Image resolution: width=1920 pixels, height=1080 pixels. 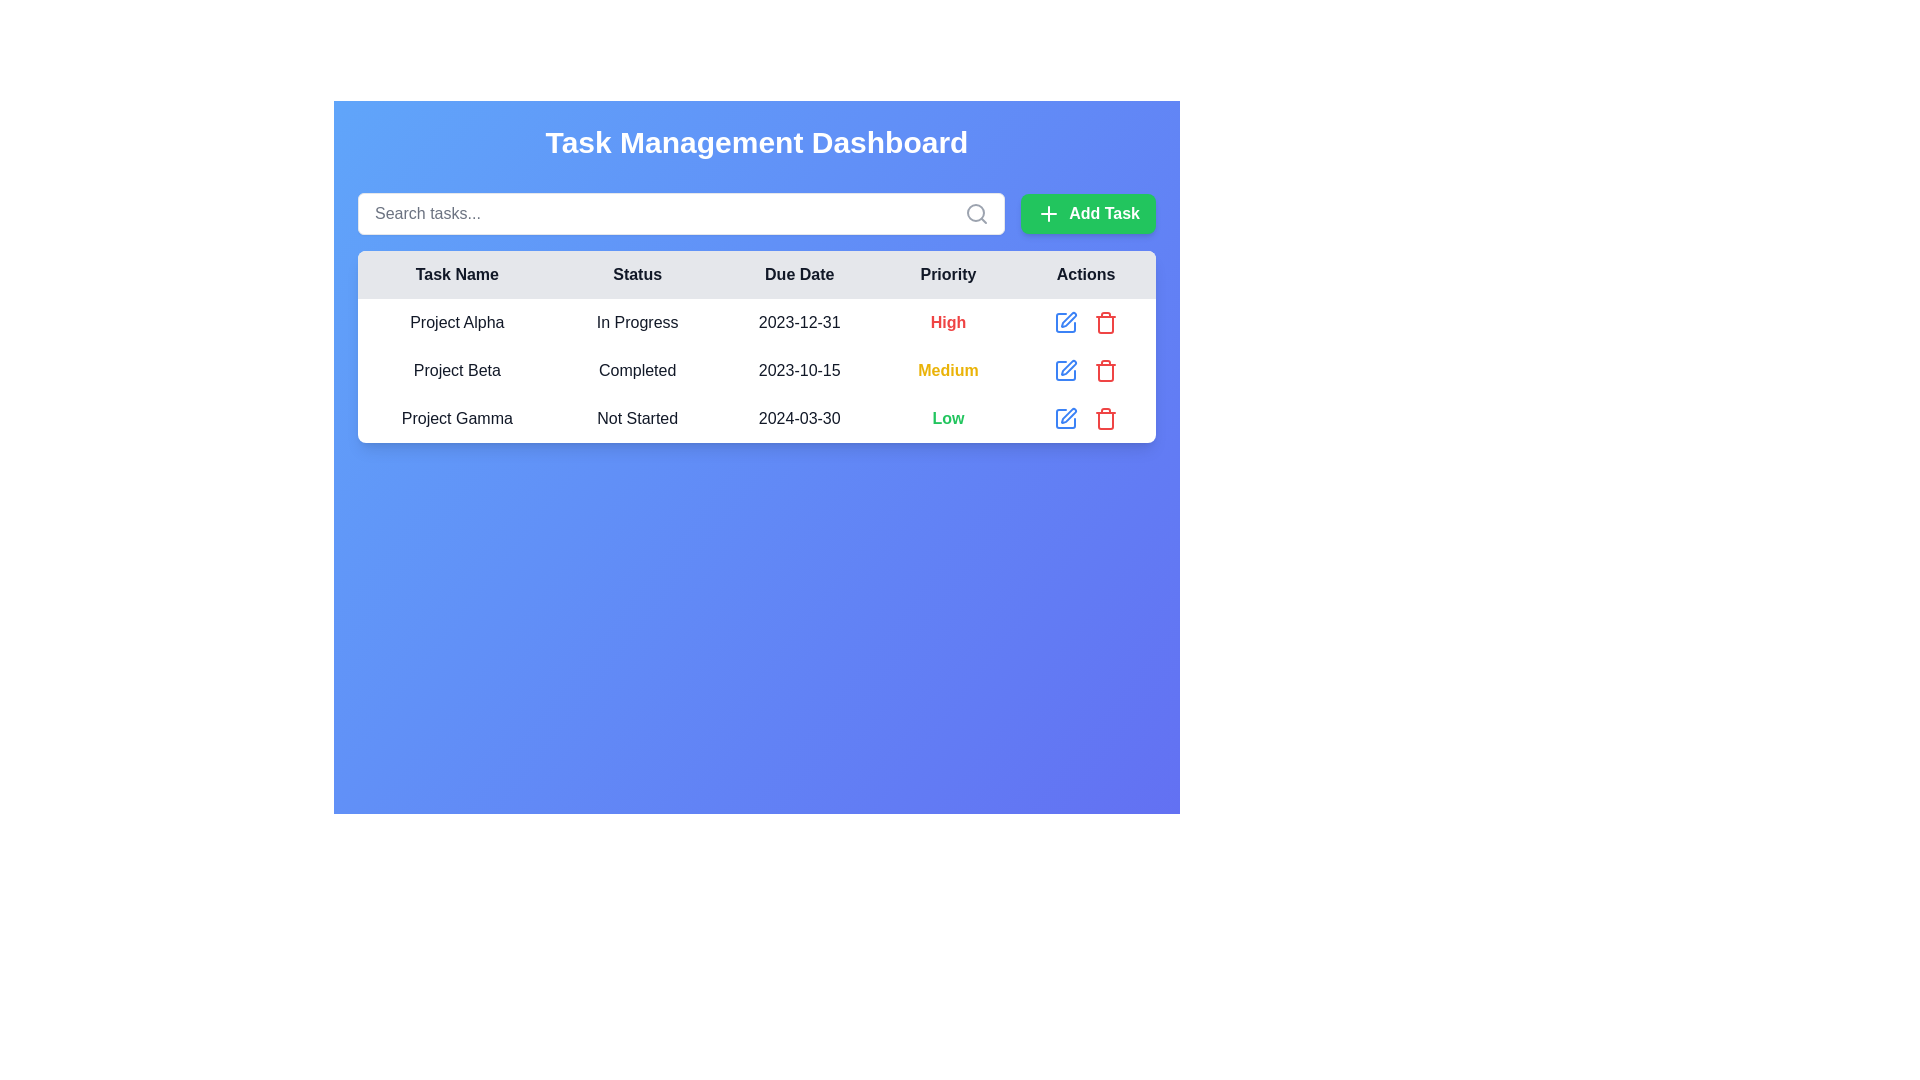 I want to click on the text label indicating the completion status of the task 'Project Beta', which is located in the second column of the second row in the table, so click(x=636, y=370).